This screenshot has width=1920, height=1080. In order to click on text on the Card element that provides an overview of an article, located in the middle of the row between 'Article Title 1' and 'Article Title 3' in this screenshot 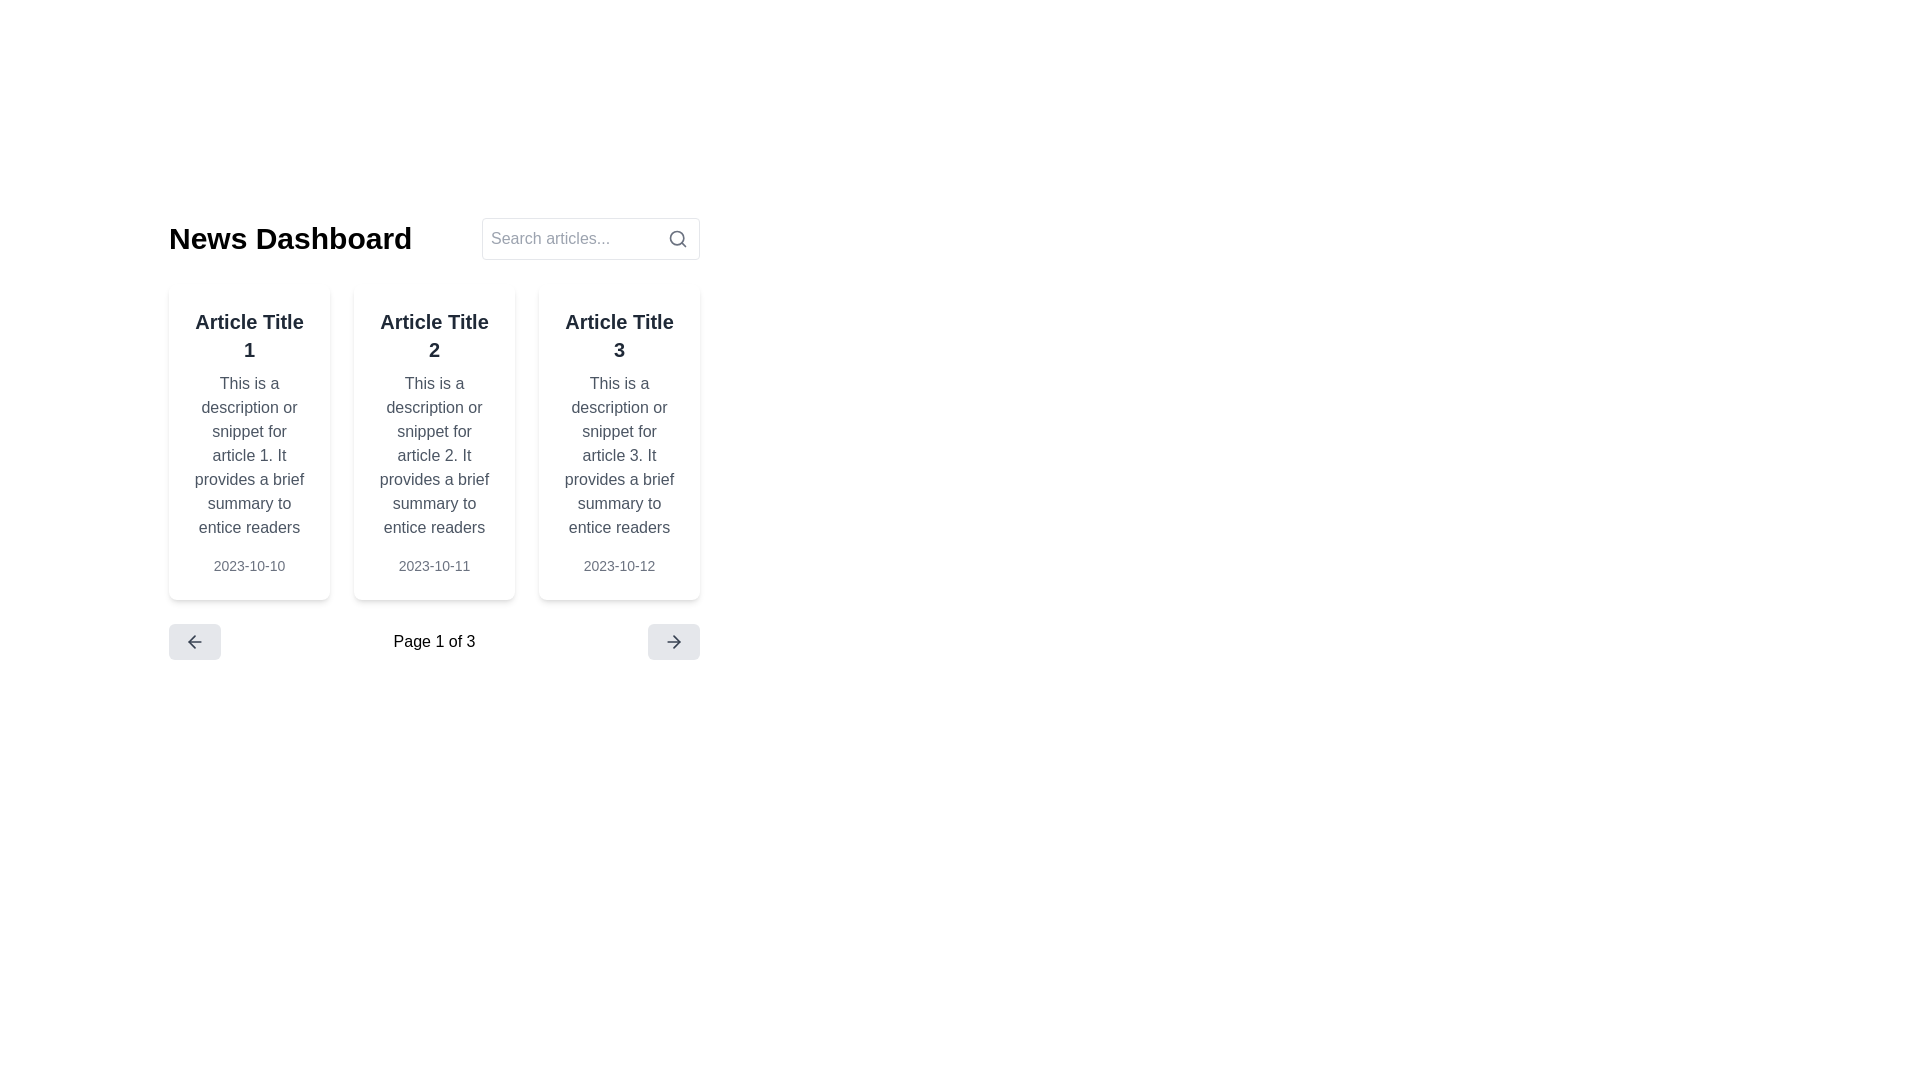, I will do `click(433, 441)`.